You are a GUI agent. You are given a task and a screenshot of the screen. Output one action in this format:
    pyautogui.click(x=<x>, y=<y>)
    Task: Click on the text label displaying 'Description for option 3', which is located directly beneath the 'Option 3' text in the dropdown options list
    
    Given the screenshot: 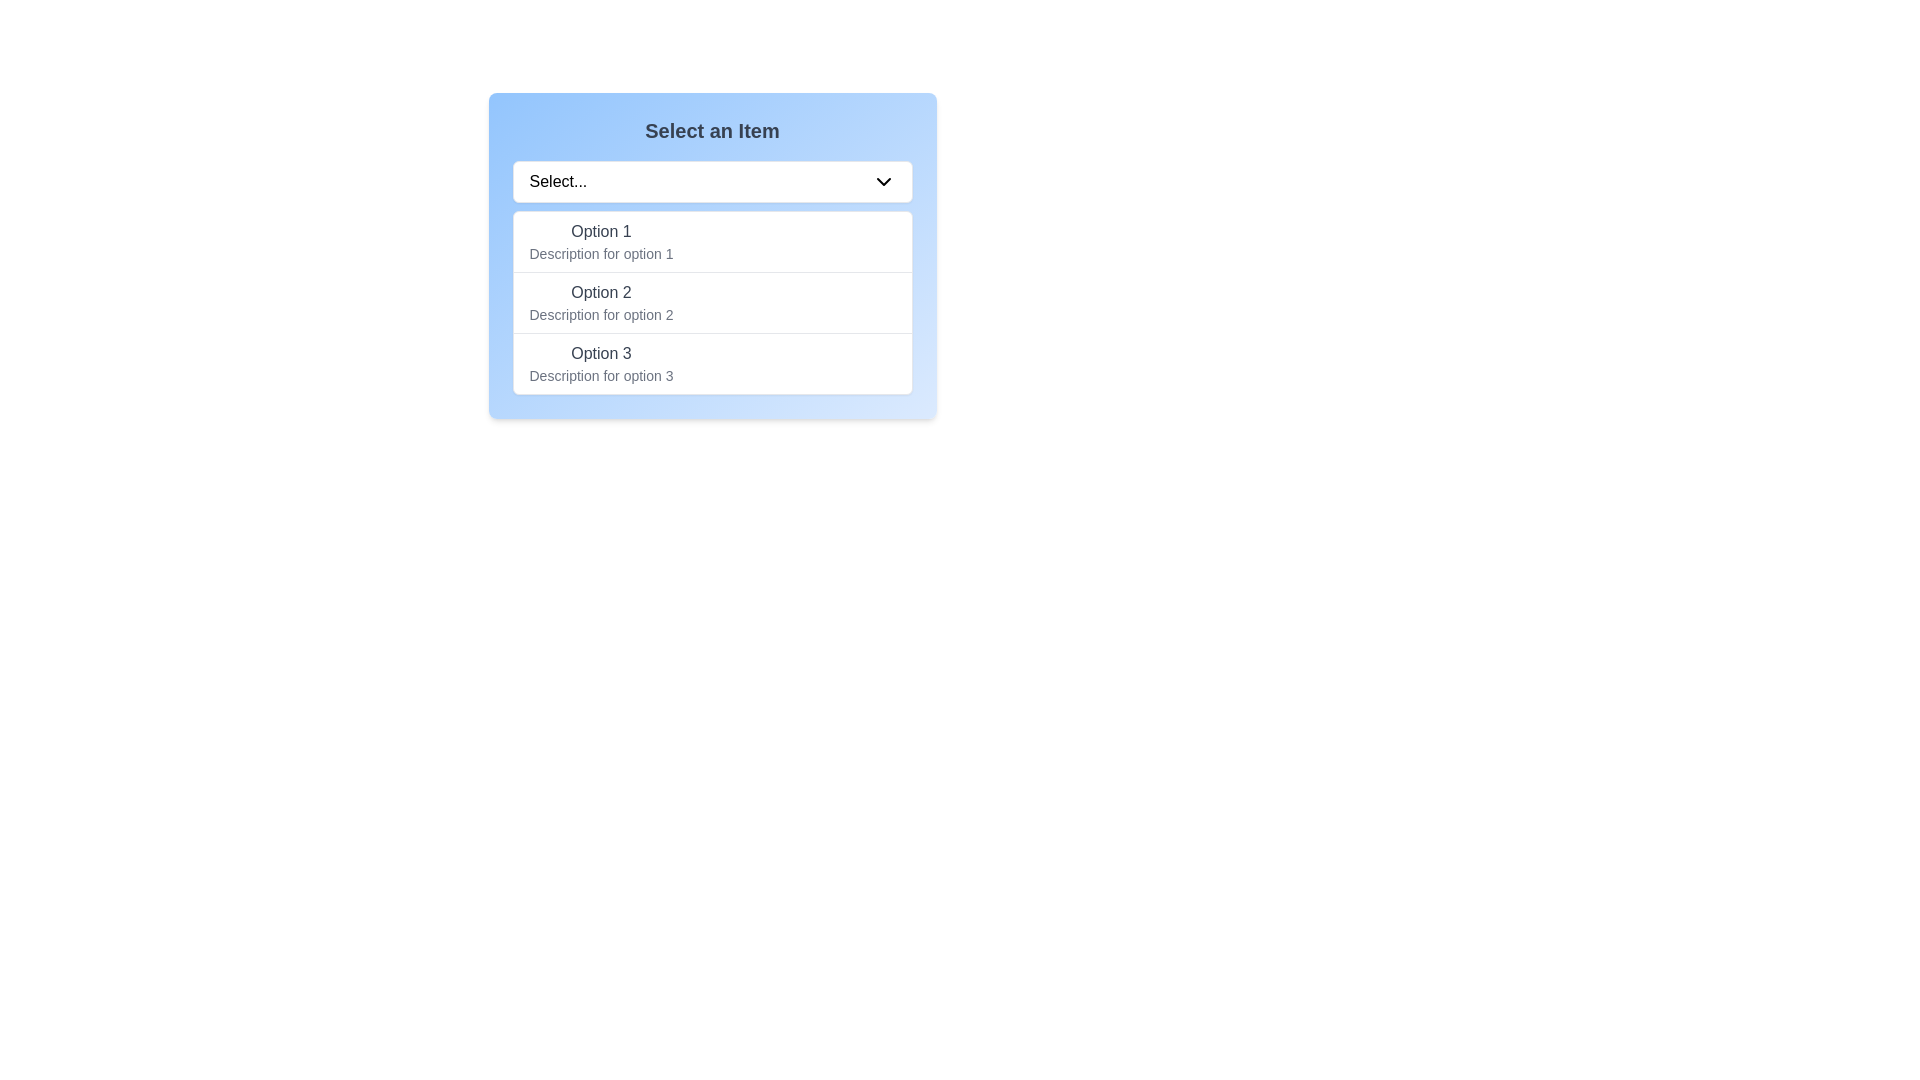 What is the action you would take?
    pyautogui.click(x=600, y=375)
    